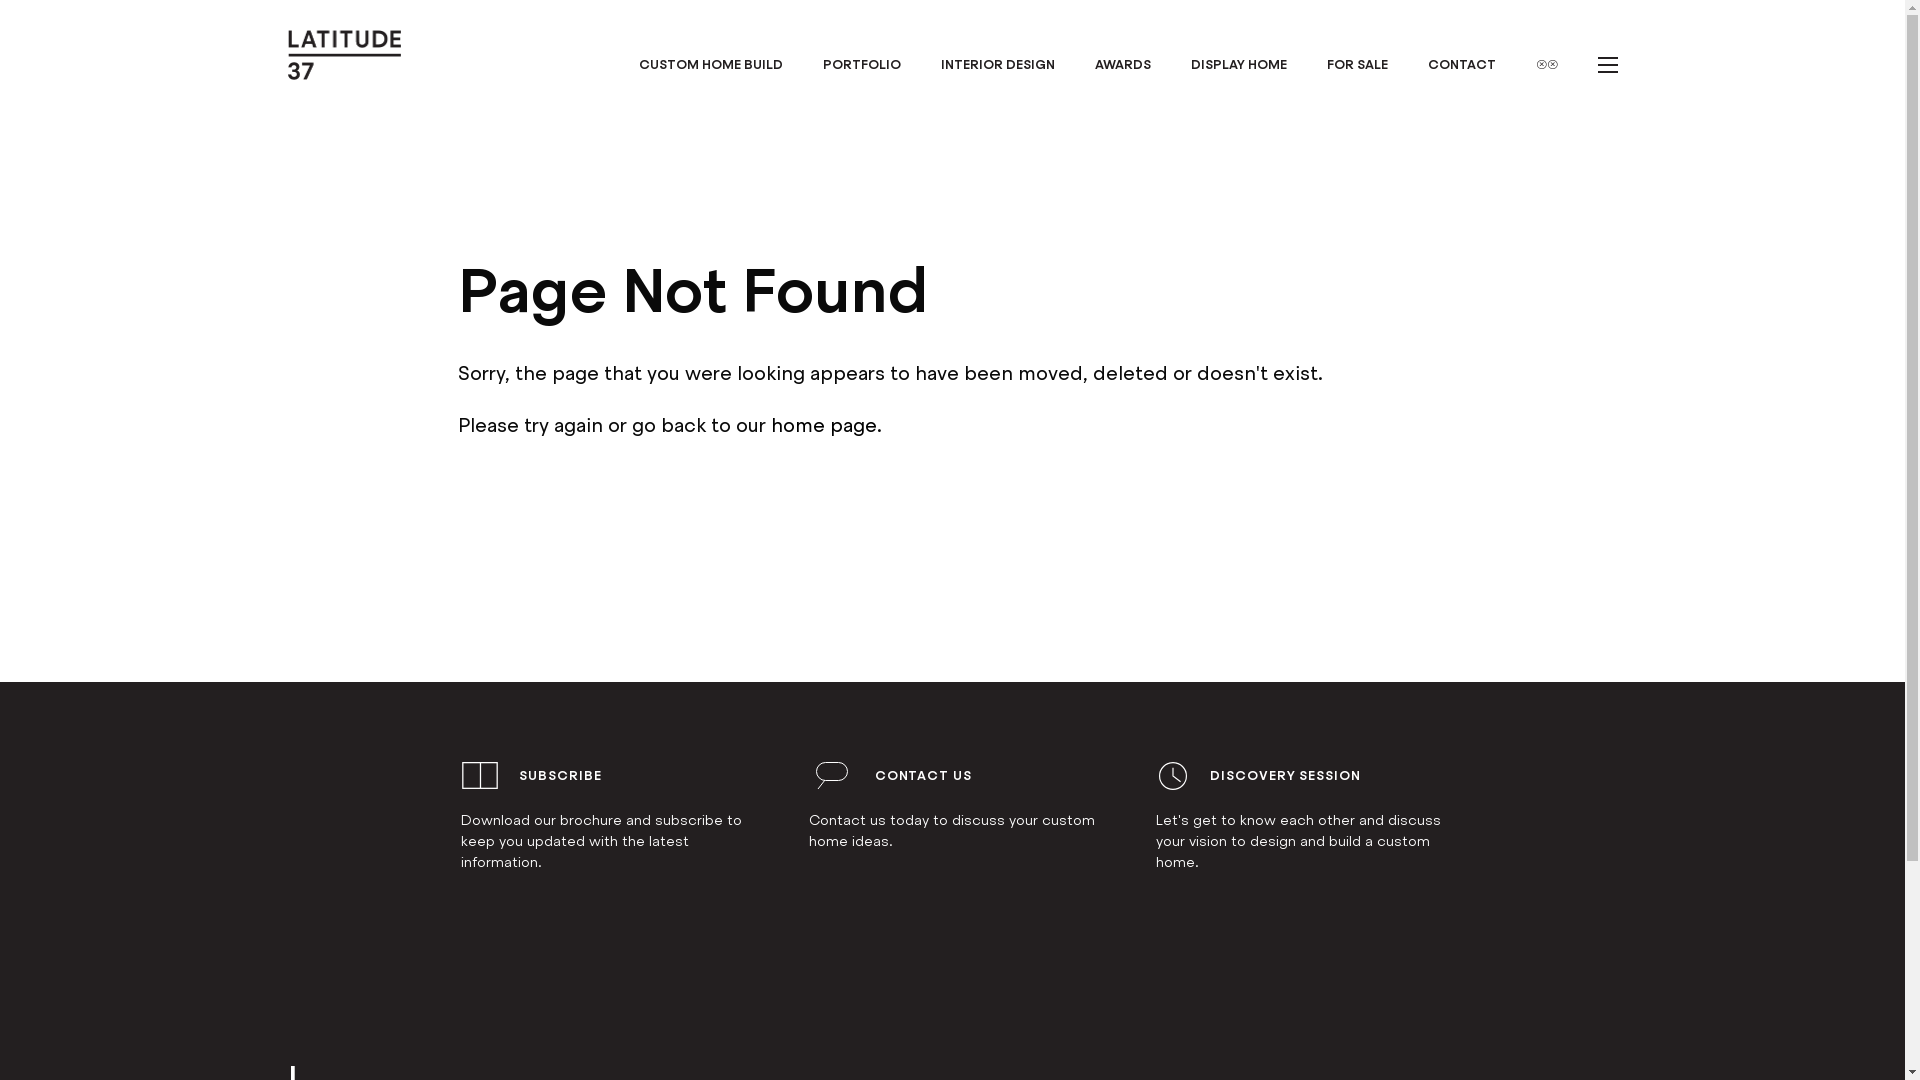  I want to click on 'CONTACT', so click(1462, 64).